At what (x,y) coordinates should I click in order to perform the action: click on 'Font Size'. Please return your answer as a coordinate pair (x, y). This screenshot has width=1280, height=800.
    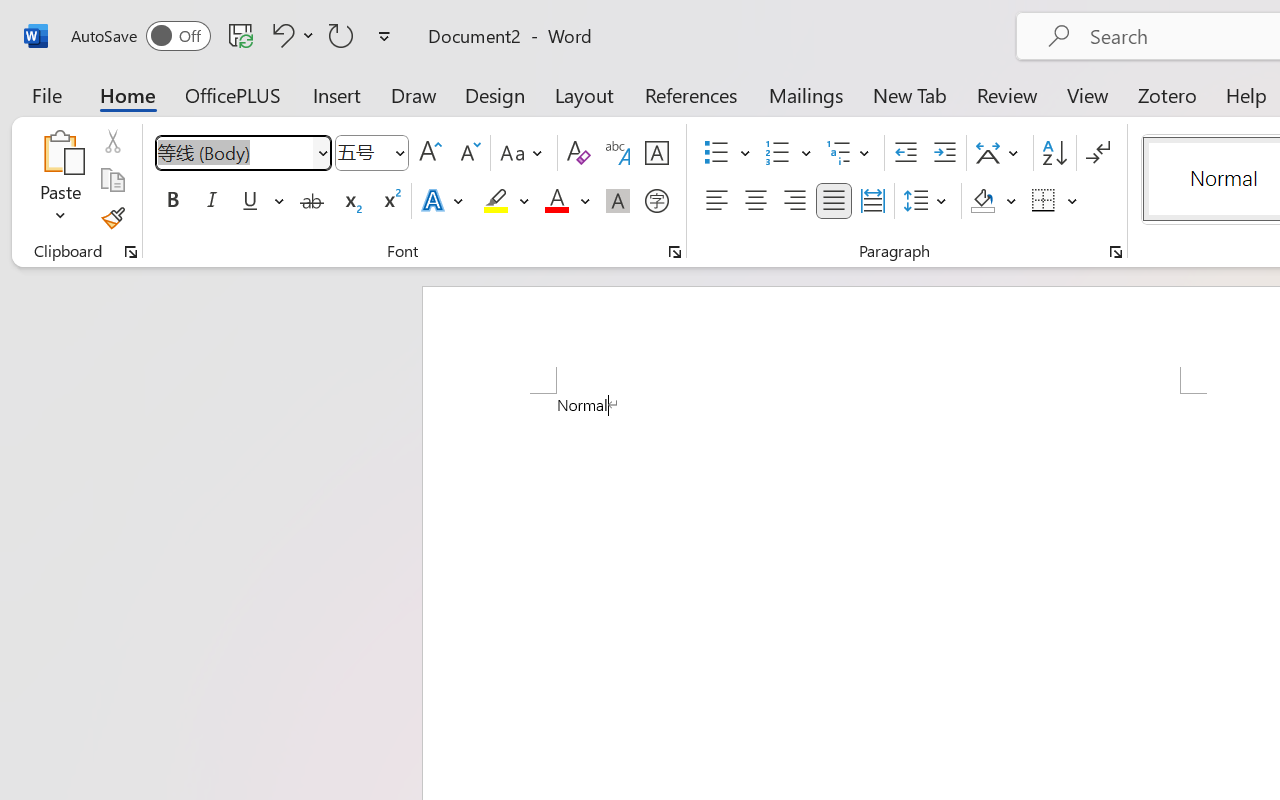
    Looking at the image, I should click on (372, 153).